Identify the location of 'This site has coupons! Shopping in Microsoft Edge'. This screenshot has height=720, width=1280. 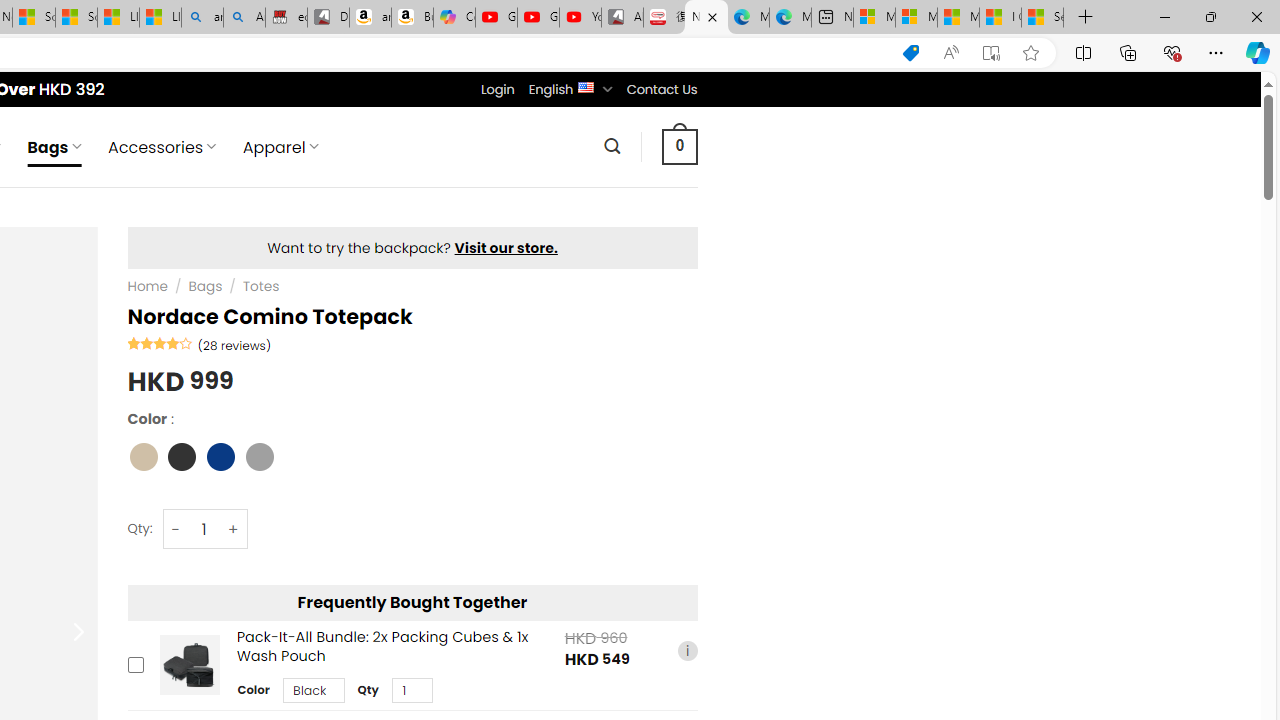
(909, 52).